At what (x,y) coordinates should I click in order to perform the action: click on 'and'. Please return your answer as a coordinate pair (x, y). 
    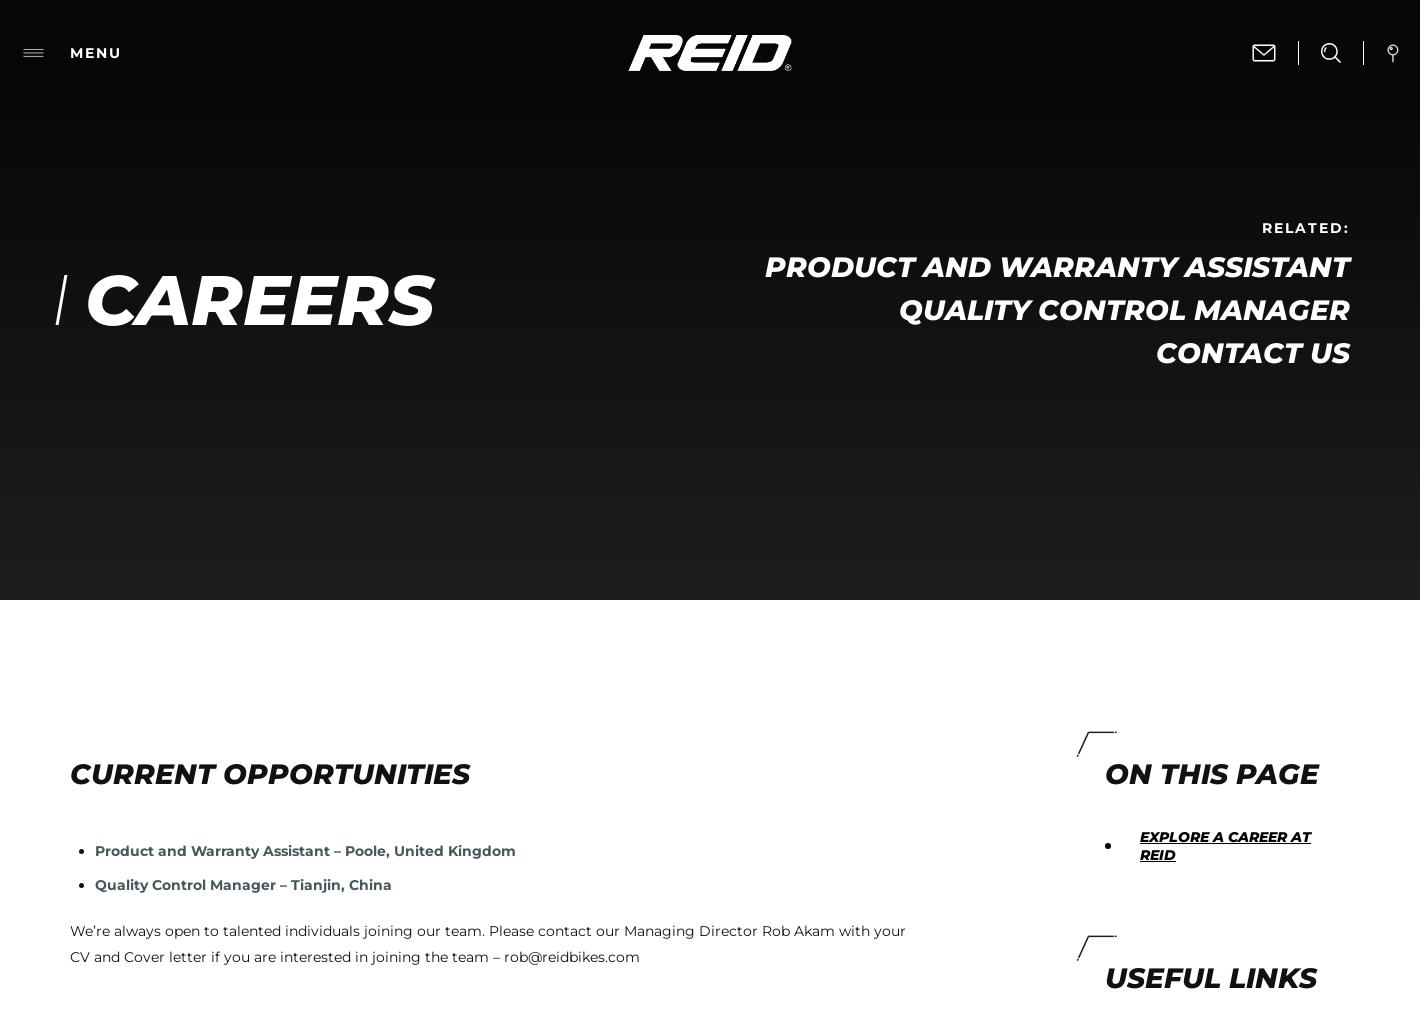
    Looking at the image, I should click on (85, 174).